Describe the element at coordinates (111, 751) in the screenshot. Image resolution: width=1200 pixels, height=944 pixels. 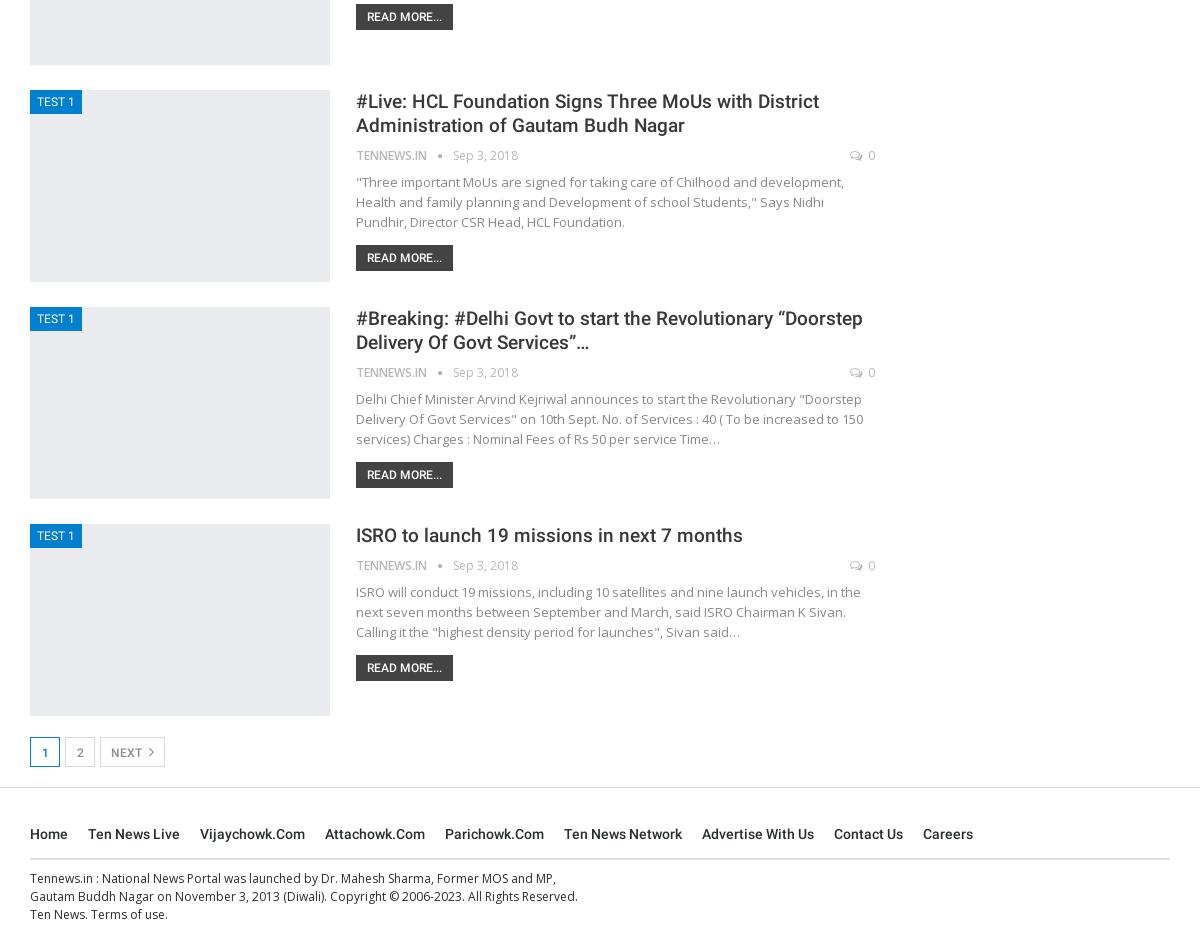
I see `'Next'` at that location.